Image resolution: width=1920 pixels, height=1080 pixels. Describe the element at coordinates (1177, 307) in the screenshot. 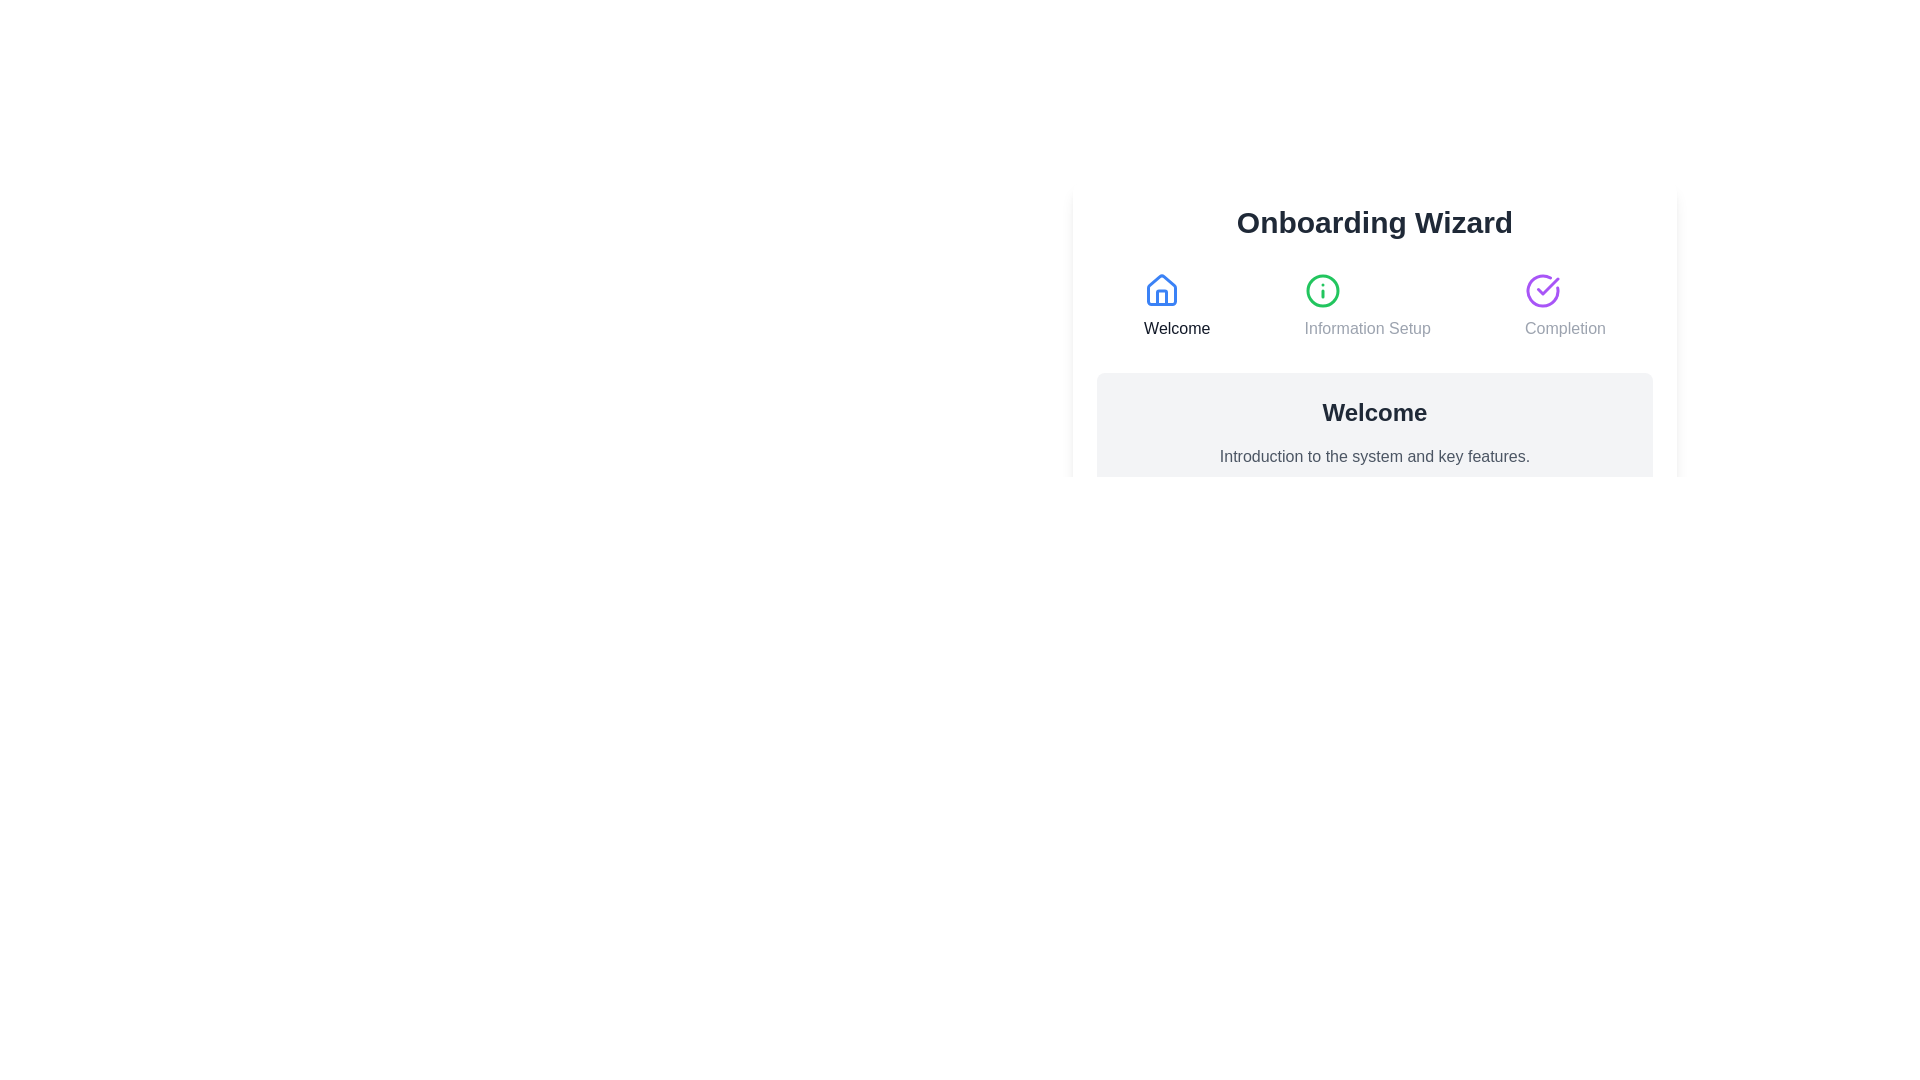

I see `the step title Welcome to activate it` at that location.